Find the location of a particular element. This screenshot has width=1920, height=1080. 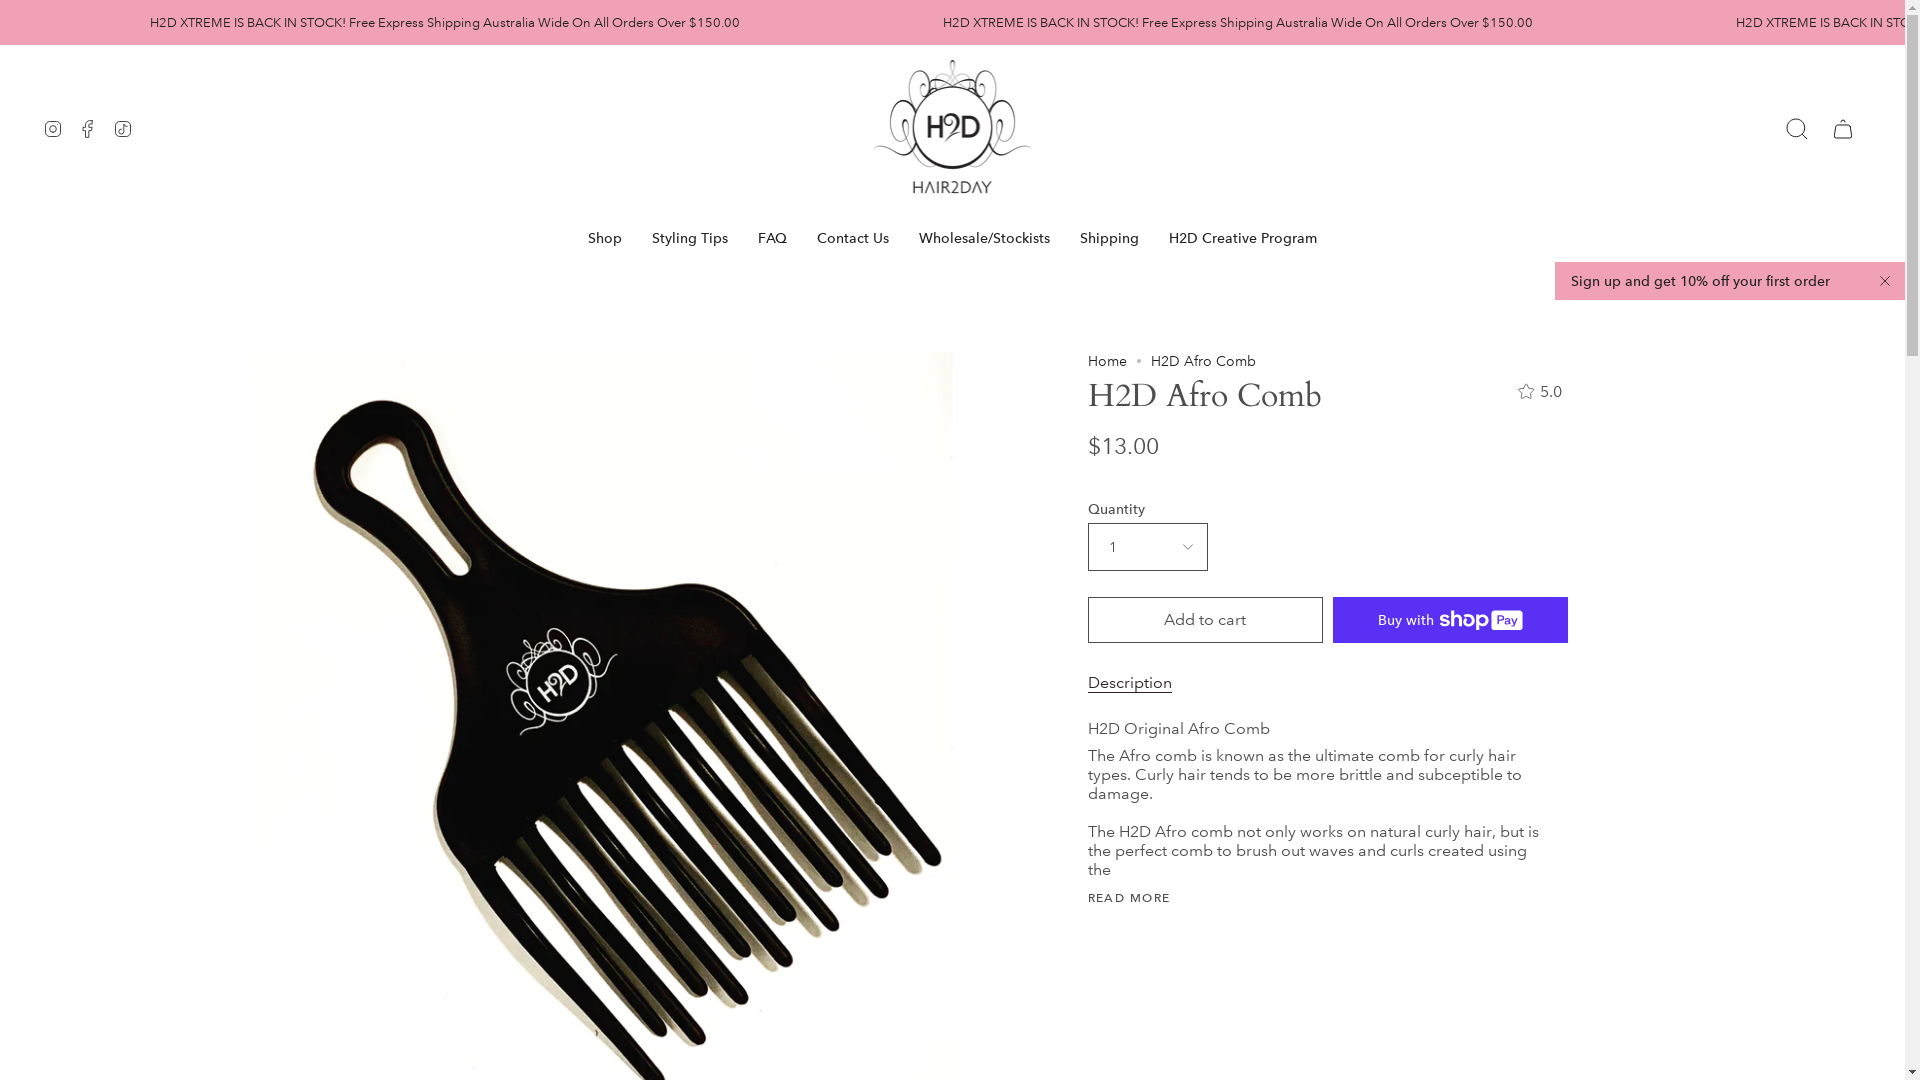

'FAQ' is located at coordinates (771, 237).